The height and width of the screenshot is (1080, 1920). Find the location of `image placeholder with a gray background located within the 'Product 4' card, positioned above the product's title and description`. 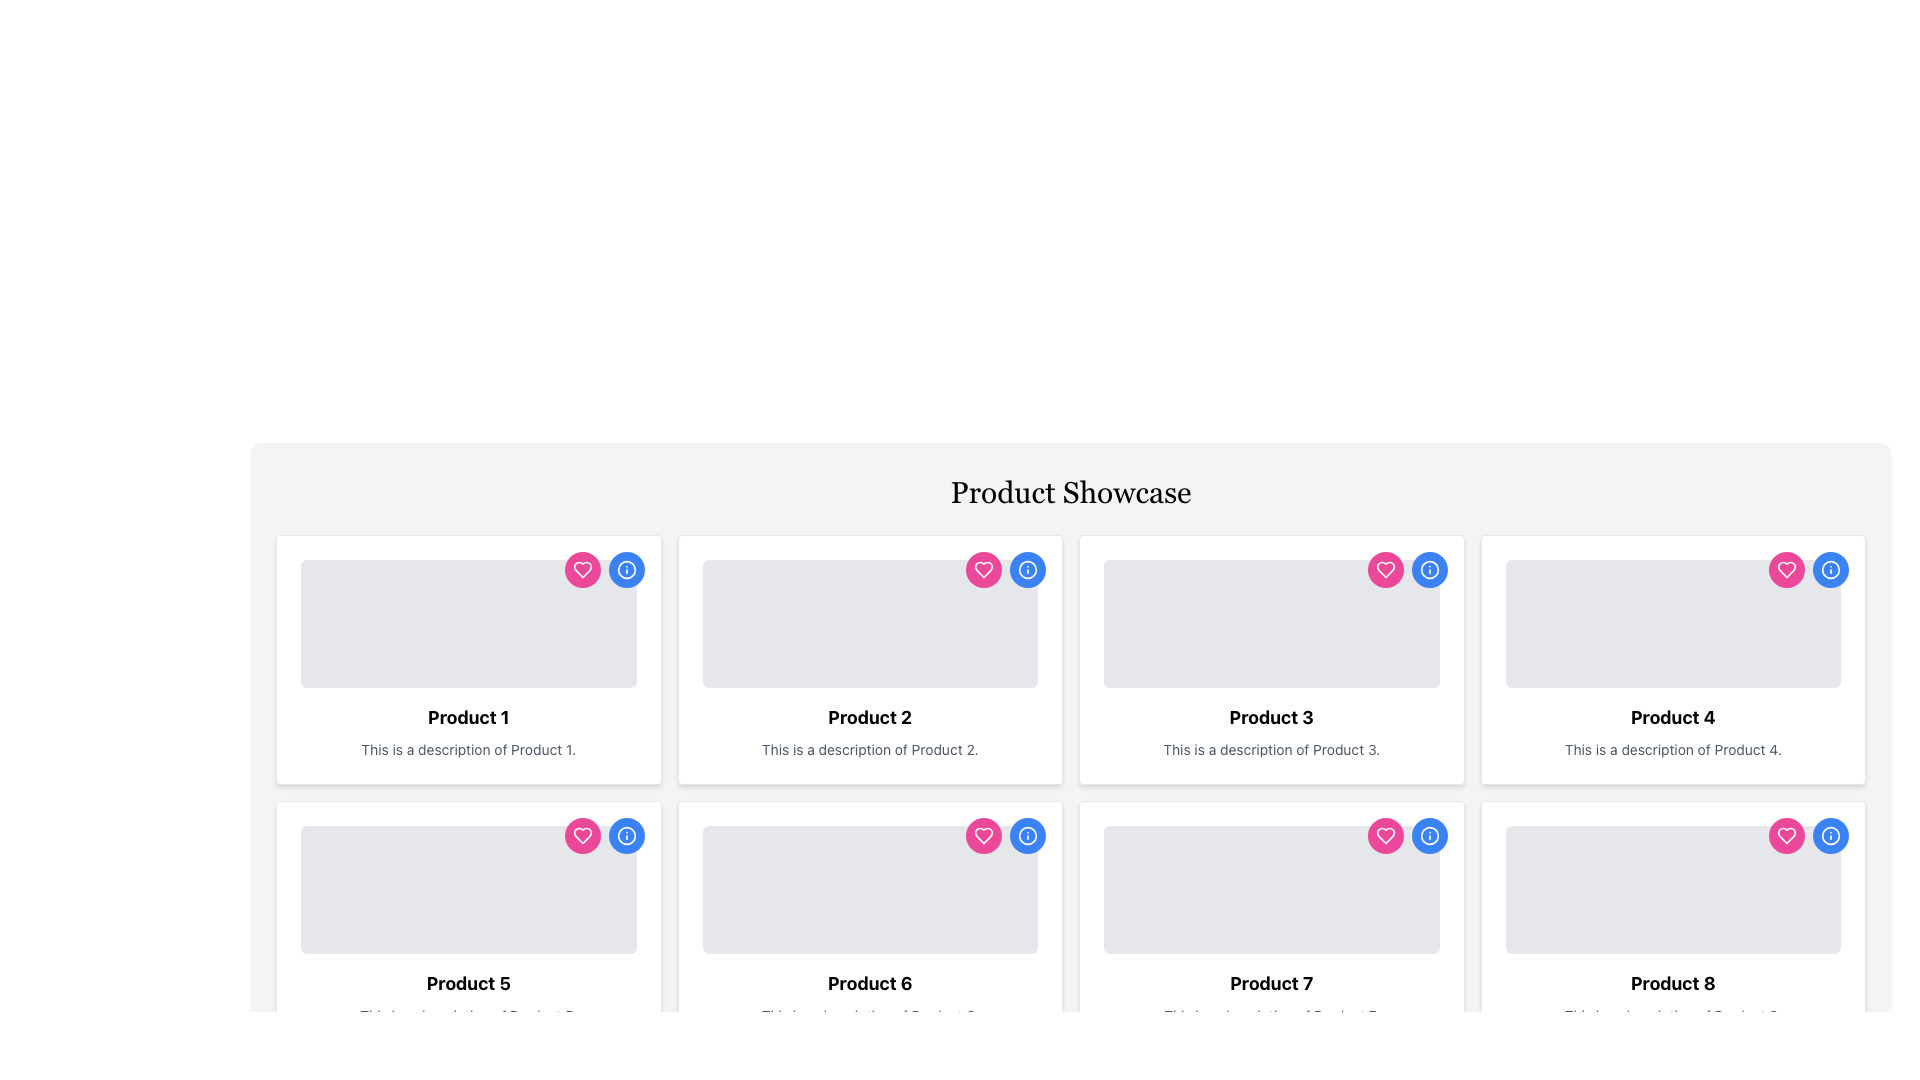

image placeholder with a gray background located within the 'Product 4' card, positioned above the product's title and description is located at coordinates (1673, 623).